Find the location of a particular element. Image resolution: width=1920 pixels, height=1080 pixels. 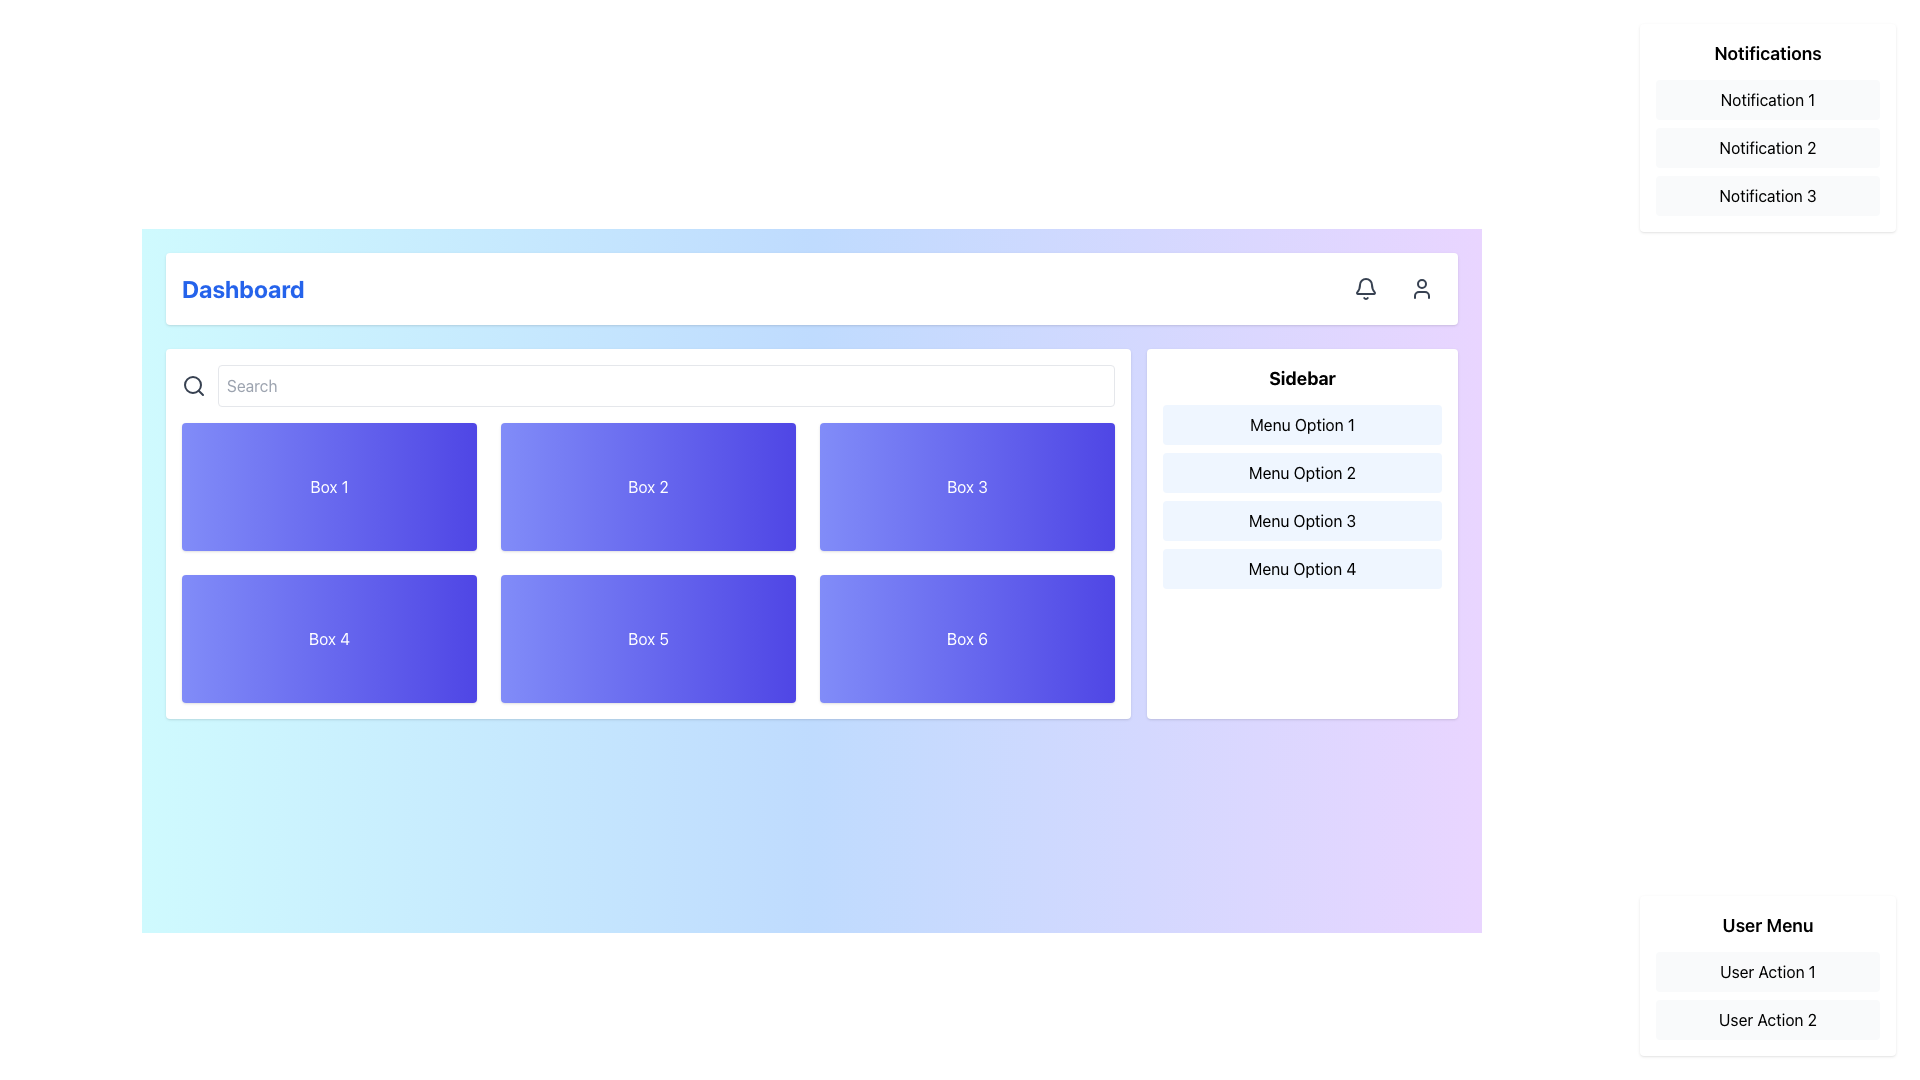

the notification bell icon located is located at coordinates (1365, 286).